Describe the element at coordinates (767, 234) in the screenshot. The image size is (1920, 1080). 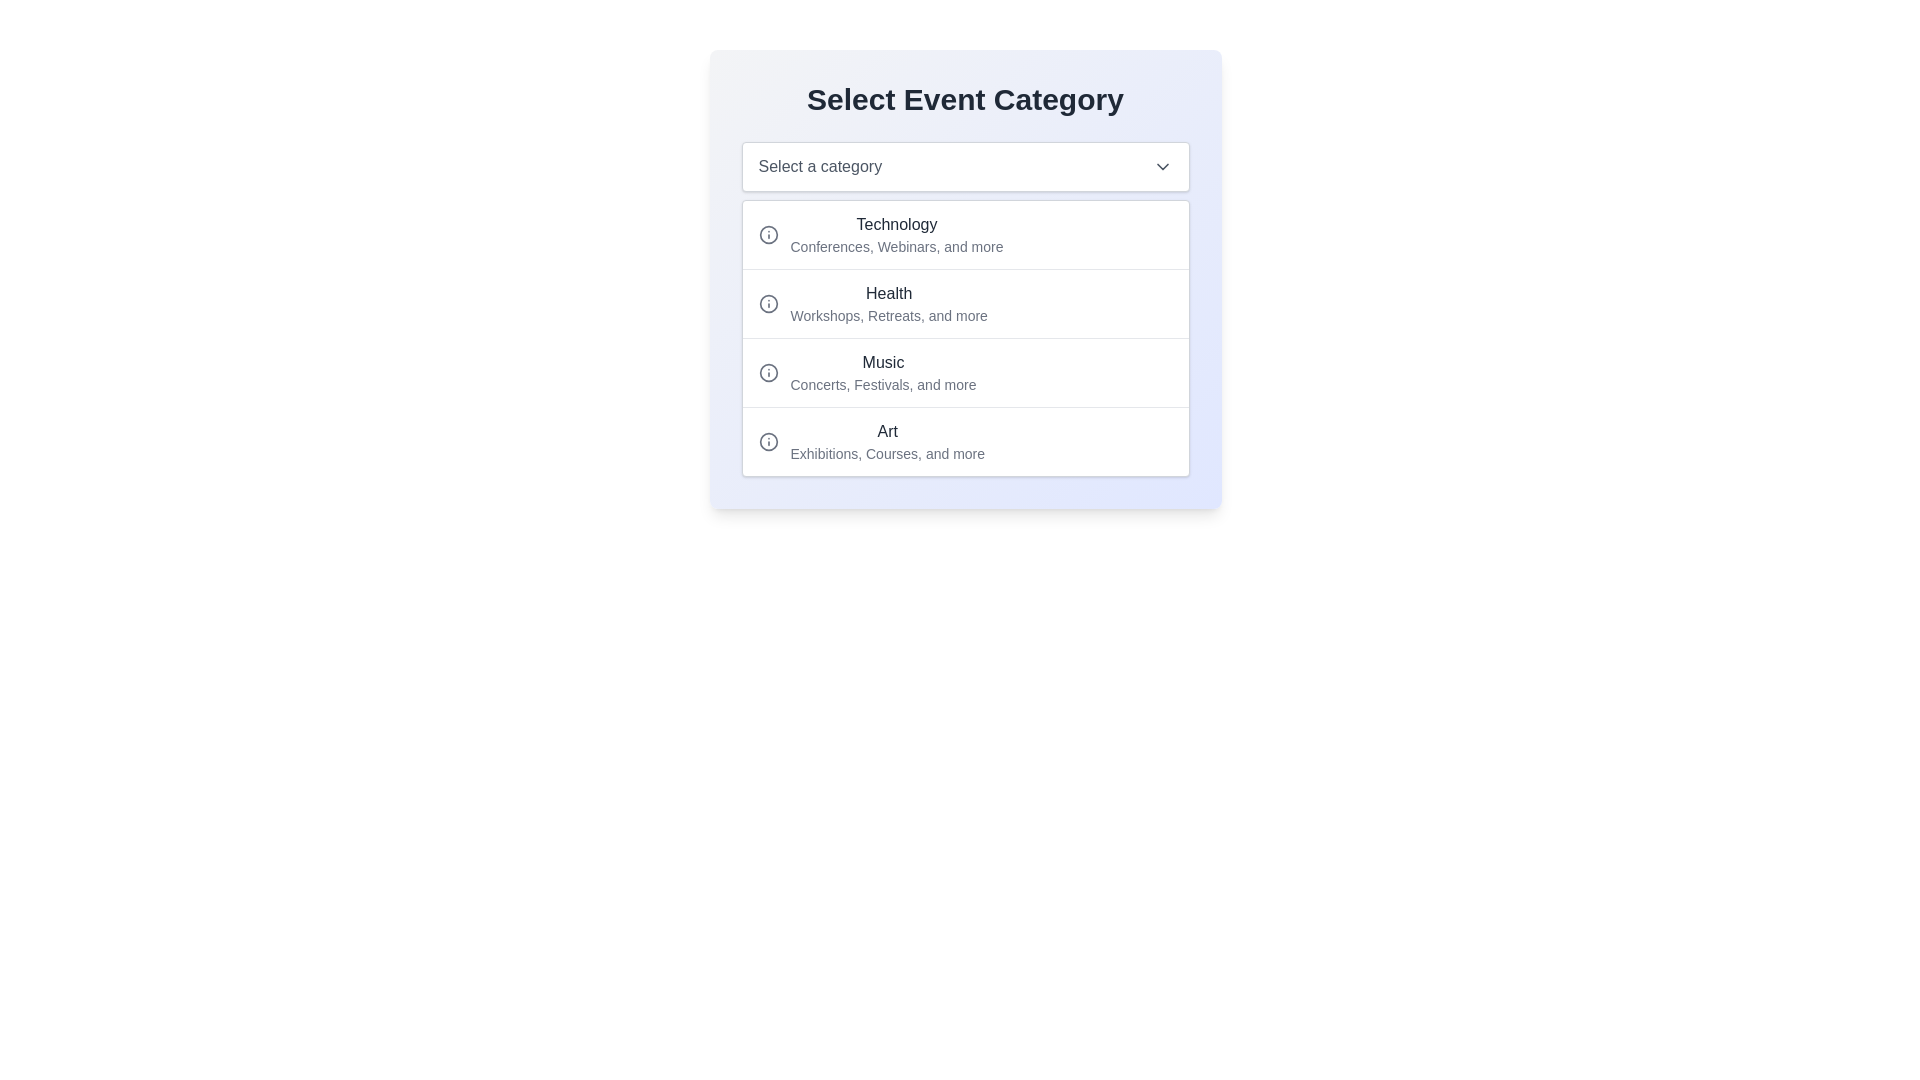
I see `the informational icon associated with the 'Technology' category, located to the left of the heading 'Technology' in the first list item of the dropdown panel labeled 'Select Event Category'` at that location.